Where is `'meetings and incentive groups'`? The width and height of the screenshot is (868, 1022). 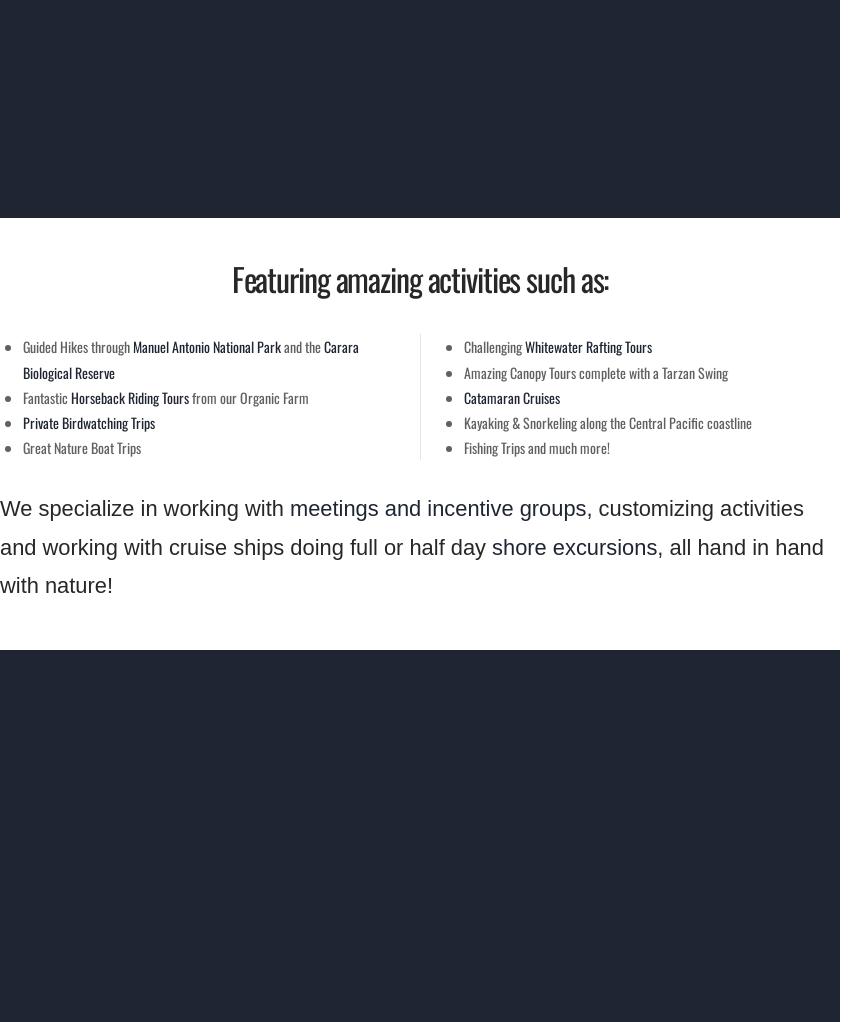 'meetings and incentive groups' is located at coordinates (437, 508).